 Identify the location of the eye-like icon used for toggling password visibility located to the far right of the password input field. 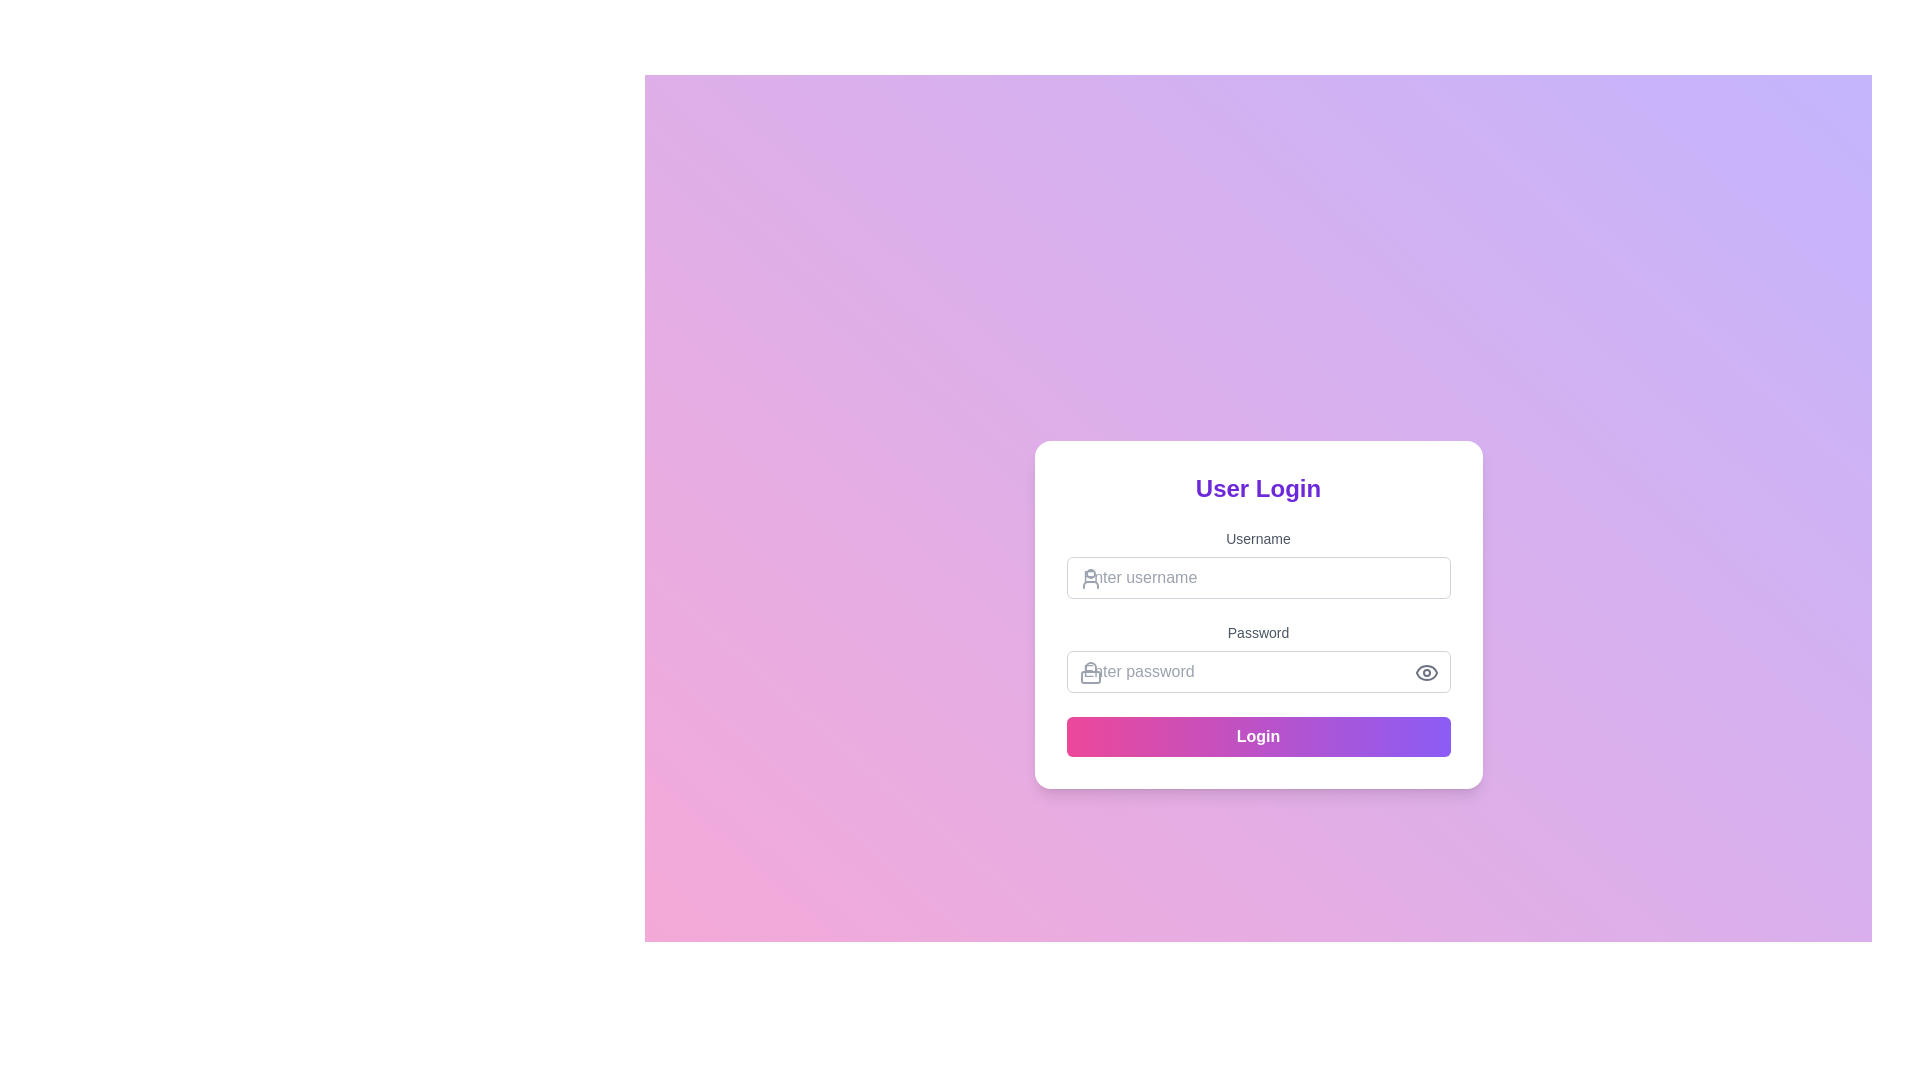
(1425, 672).